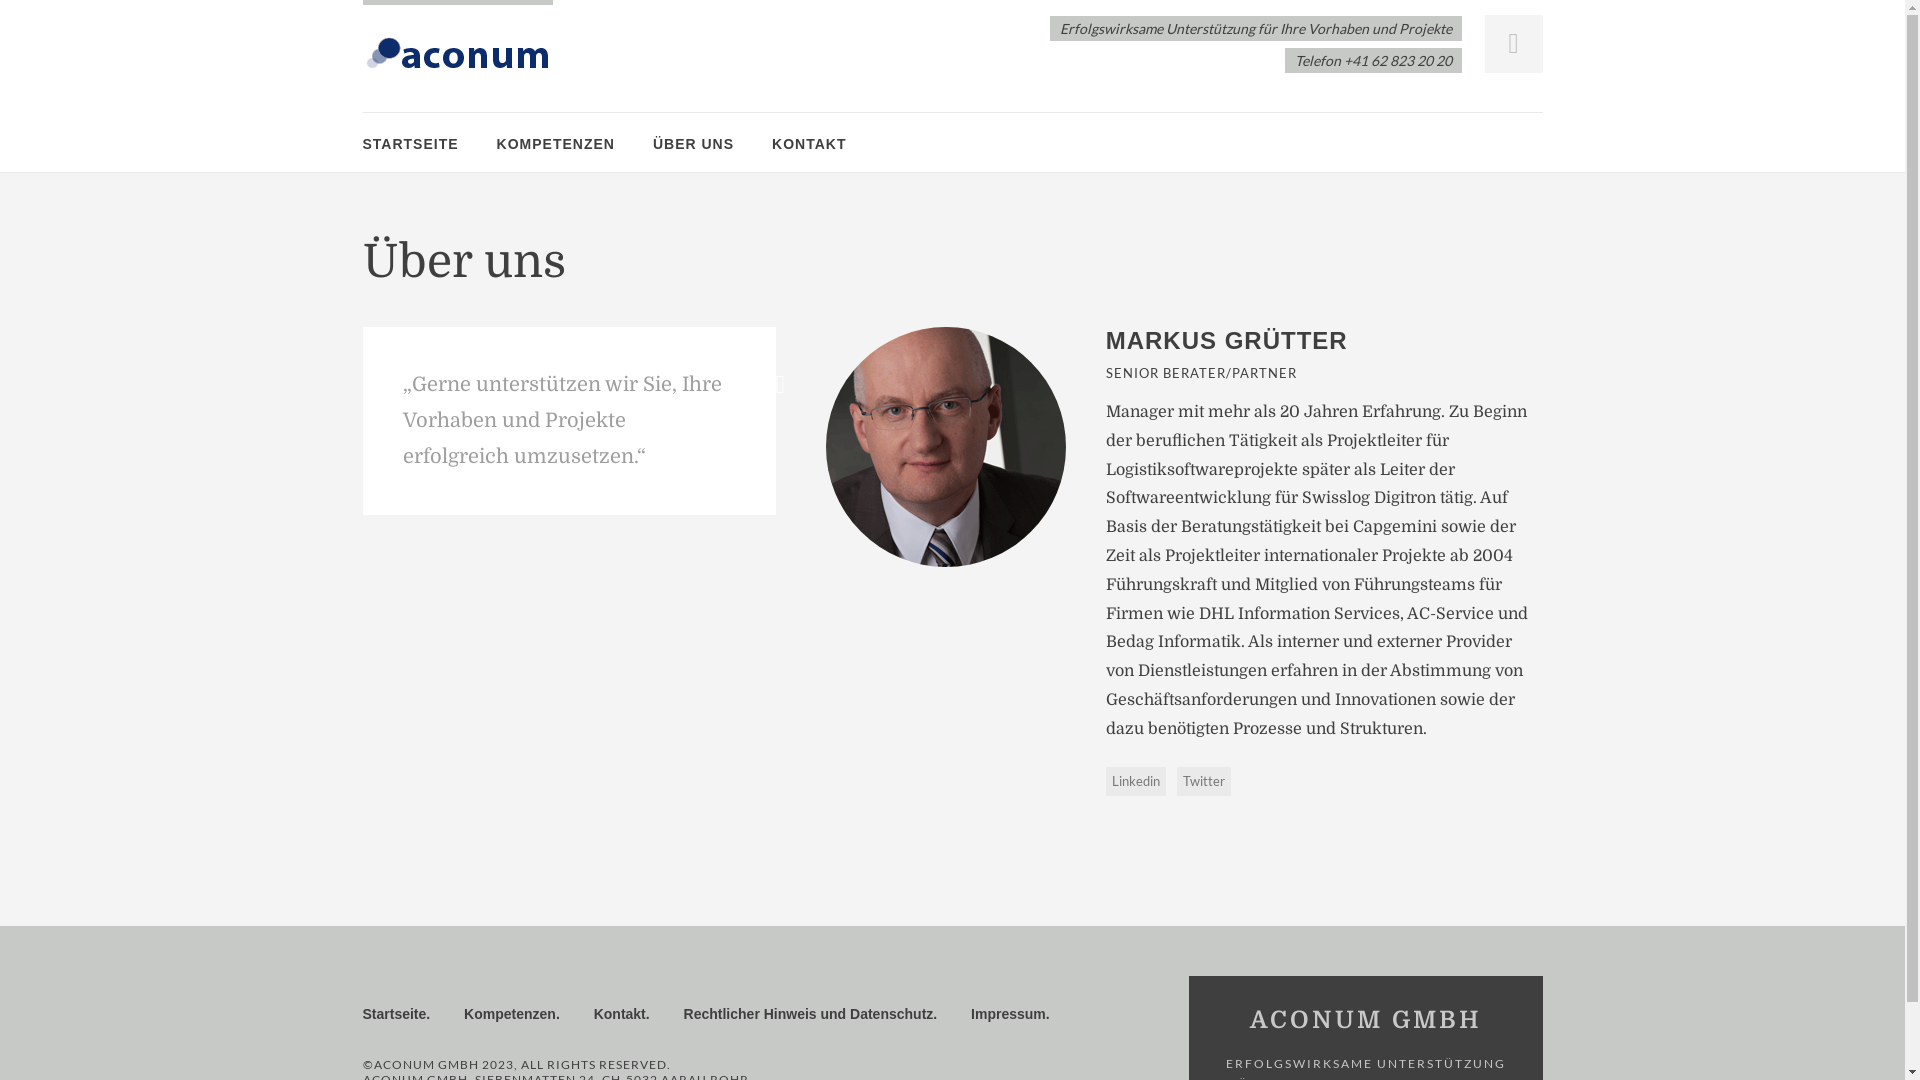 This screenshot has width=1920, height=1080. Describe the element at coordinates (1104, 780) in the screenshot. I see `'Linkedin'` at that location.